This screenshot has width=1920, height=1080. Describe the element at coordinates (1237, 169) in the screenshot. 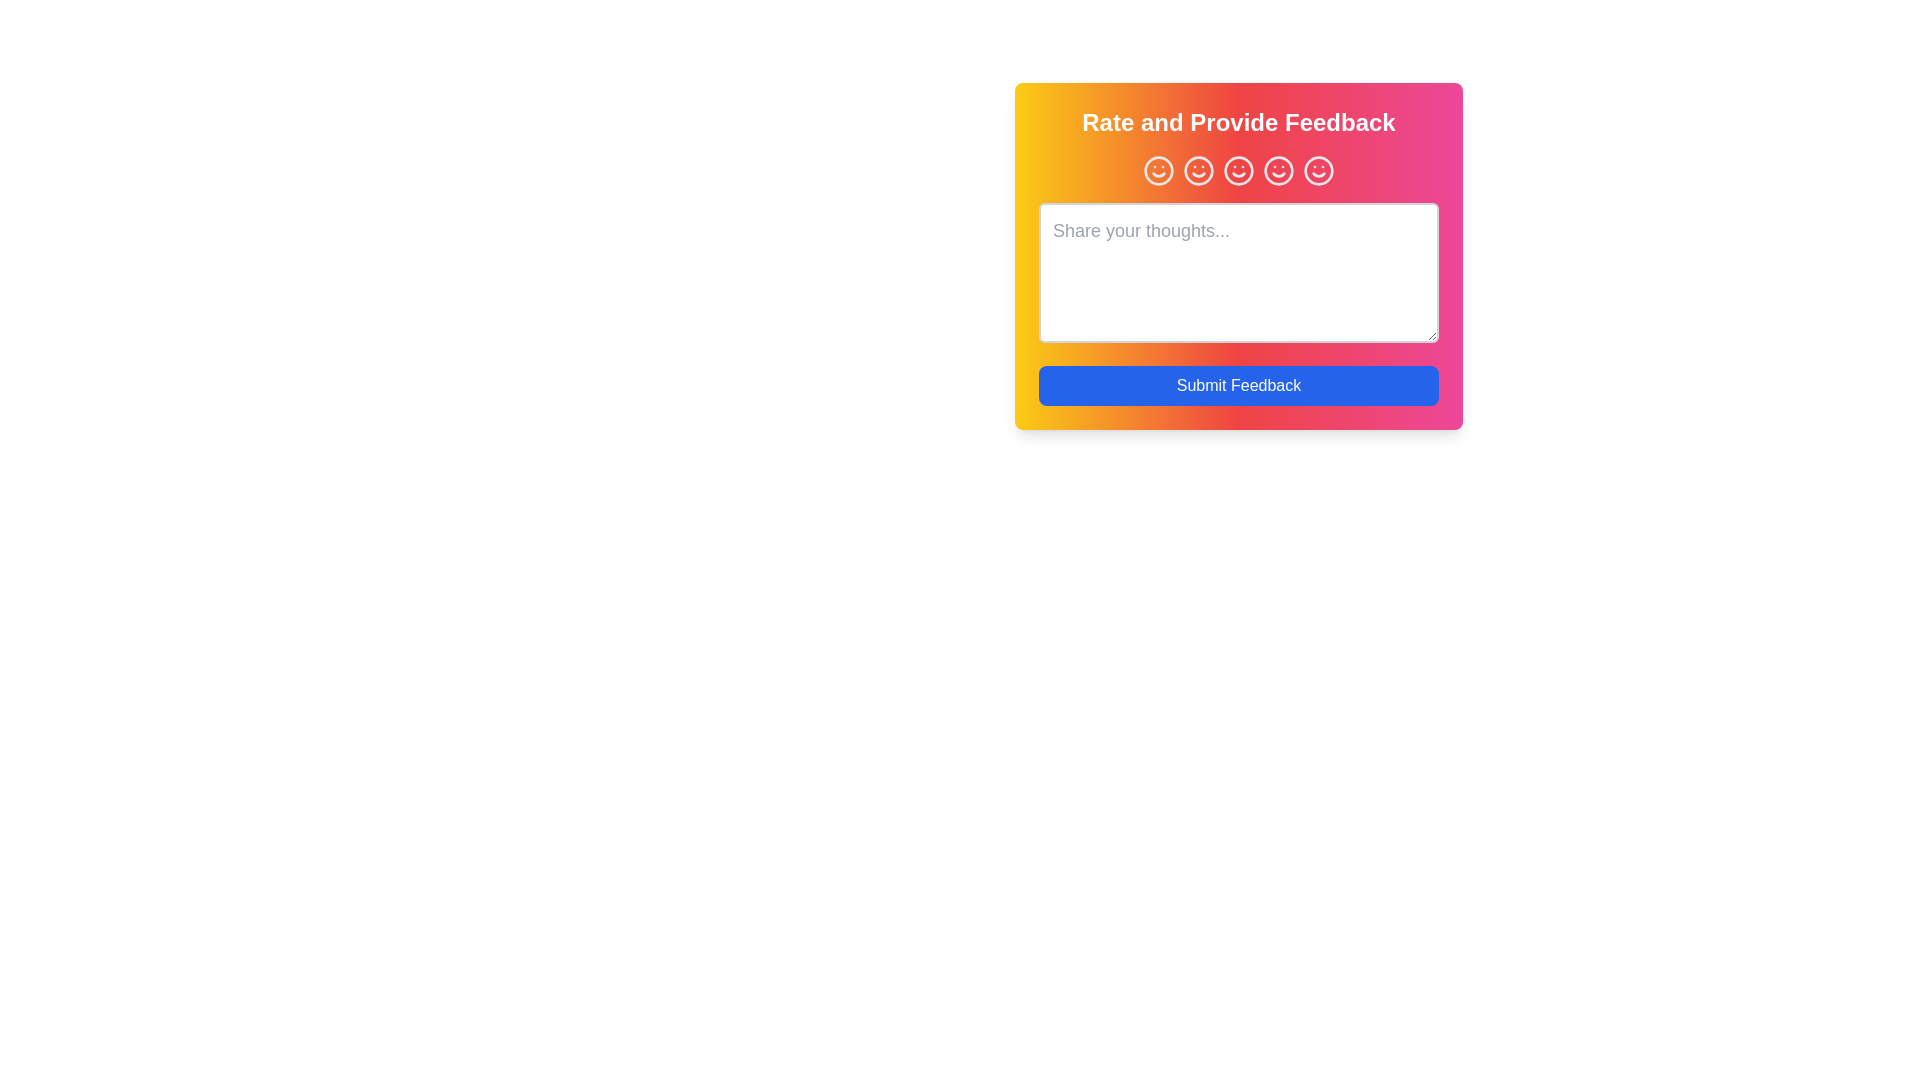

I see `the smiley face corresponding to the rating 3` at that location.